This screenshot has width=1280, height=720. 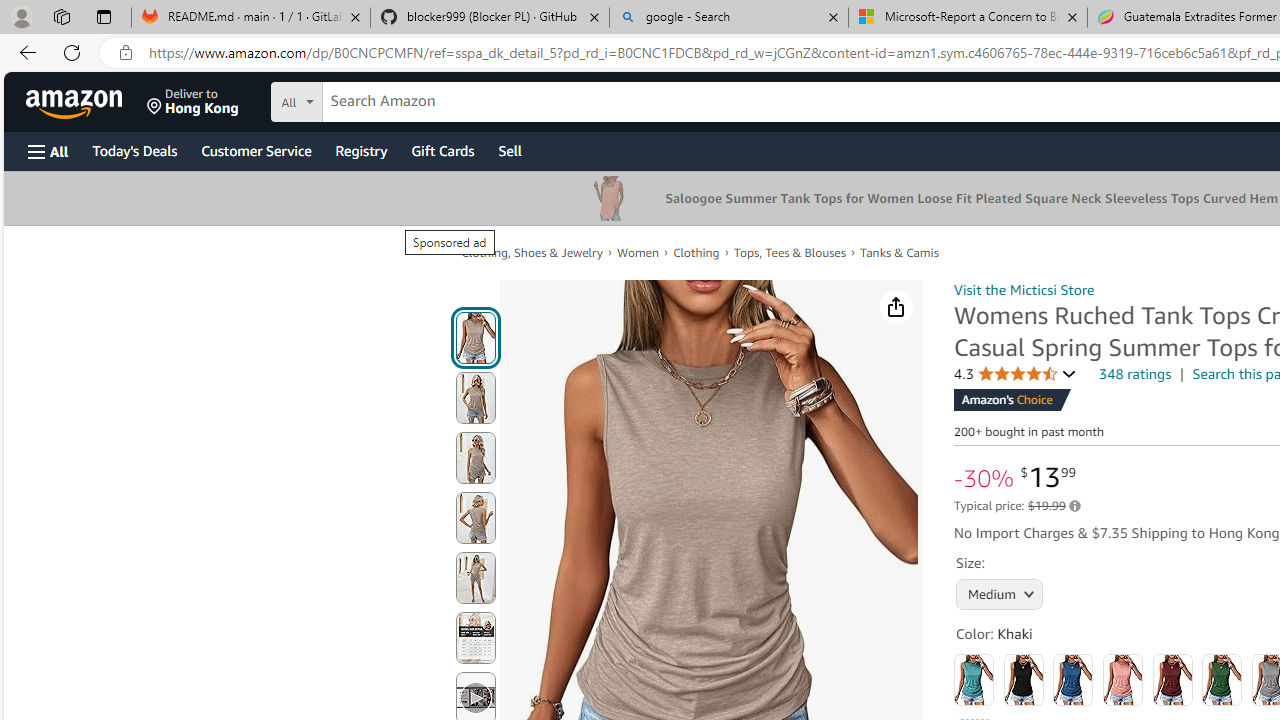 What do you see at coordinates (999, 591) in the screenshot?
I see `'AutomationID: native_dropdown_selected_size_name'` at bounding box center [999, 591].